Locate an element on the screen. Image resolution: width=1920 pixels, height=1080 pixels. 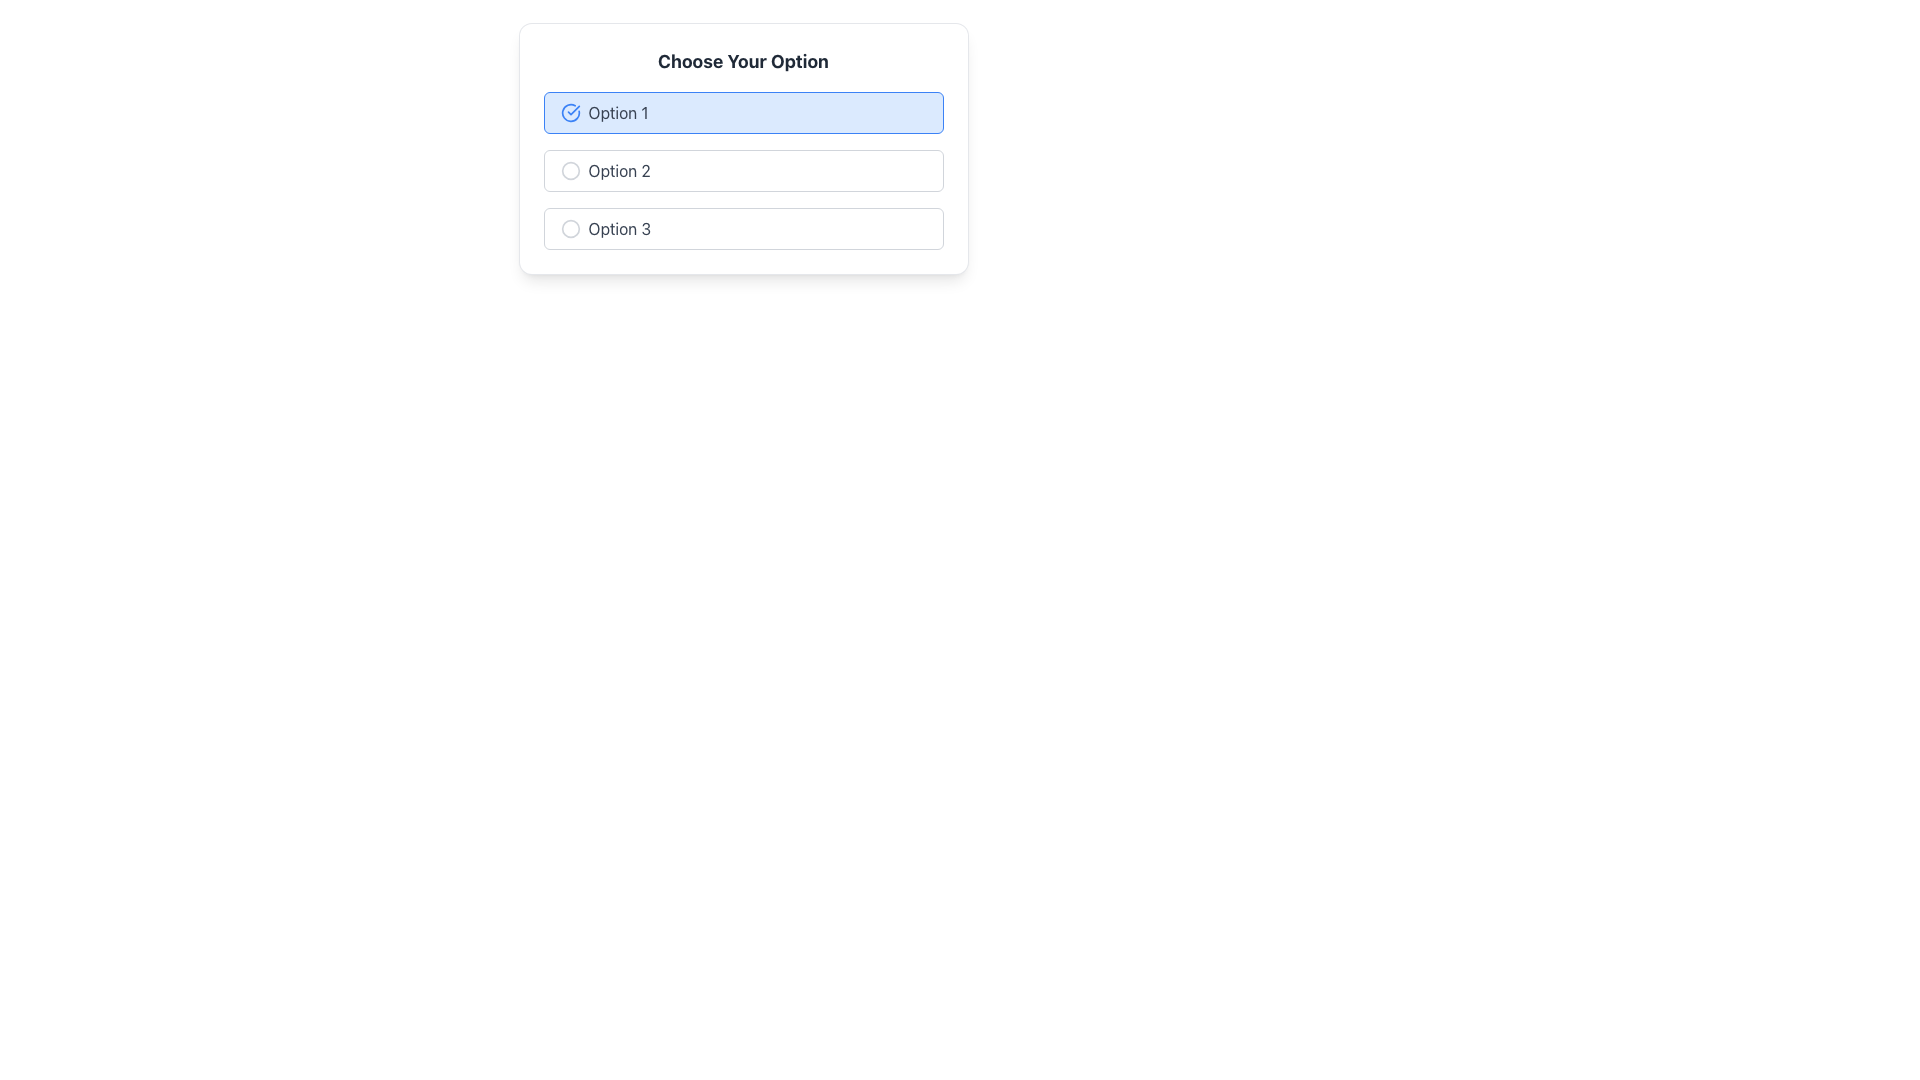
the Circle indicator with a gray stroke and empty fill, which is positioned next to 'Option 3' in the vertical list of selectable items is located at coordinates (569, 227).